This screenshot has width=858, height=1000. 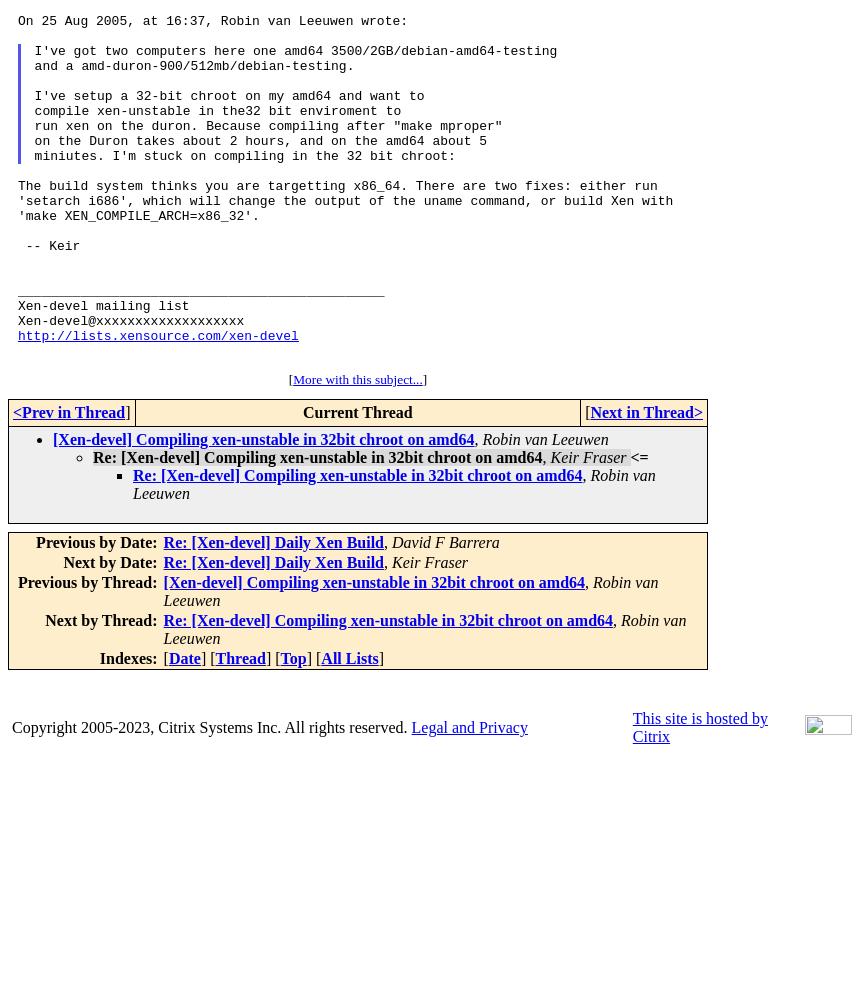 I want to click on 'I've got two computers here one amd64 3500/2GB/debian-amd64-testing
and a amd-duron-900/512mb/debian-testing.

I've setup a 32-bit chroot on my amd64 and want to
compile xen-unstable in the32 bit enviroment to
run xen on the duron. Because compiling after "make mproper"
on the Duron takes about 2 hours, and on the amd64 about 5
miniutes. I'm stuck on compiling in the 32 bit chroot:', so click(x=33, y=103).